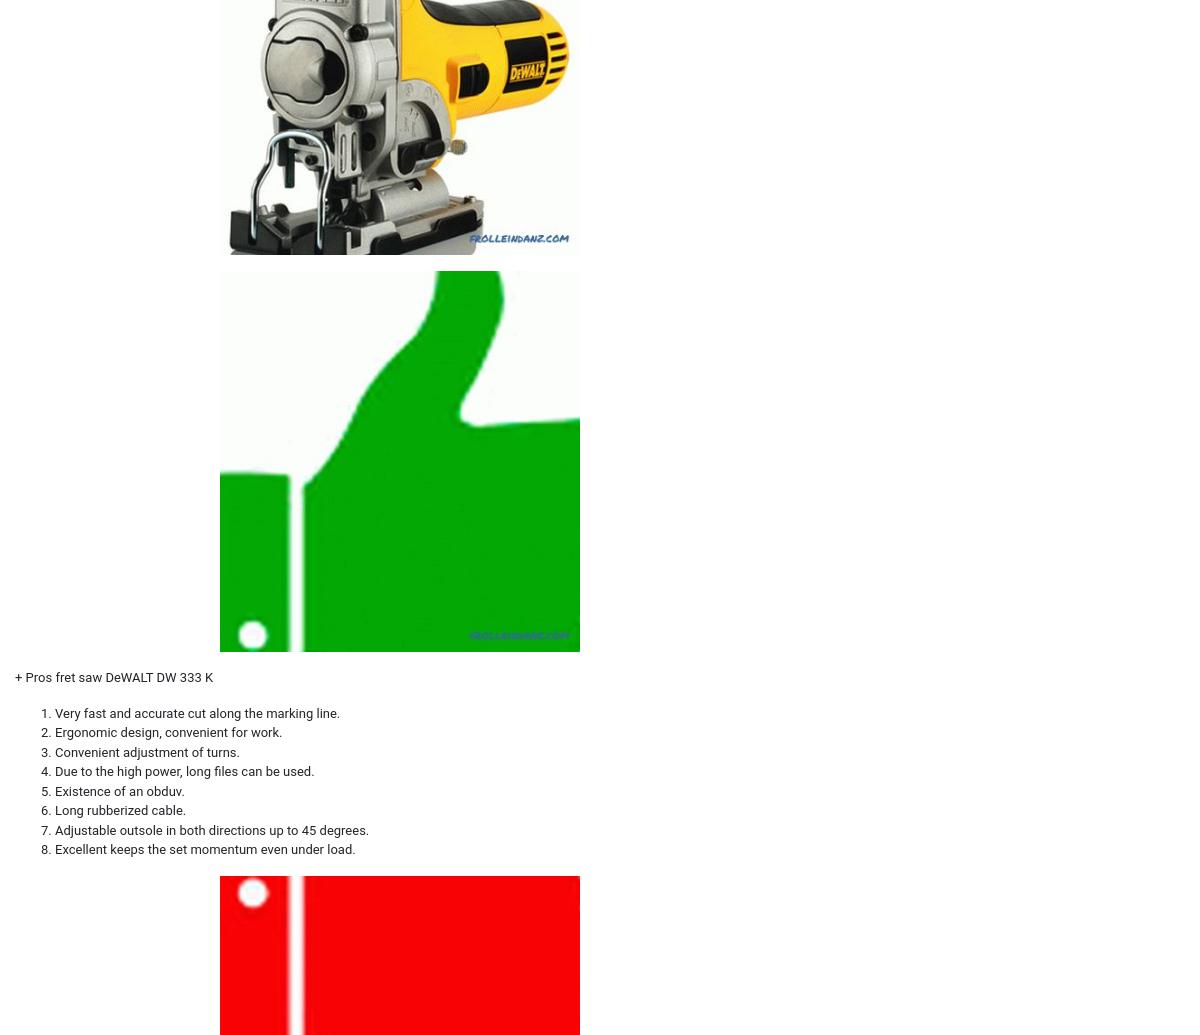 The height and width of the screenshot is (1035, 1200). I want to click on 'Pros fret saw DeWALT DW 333 K', so click(119, 676).